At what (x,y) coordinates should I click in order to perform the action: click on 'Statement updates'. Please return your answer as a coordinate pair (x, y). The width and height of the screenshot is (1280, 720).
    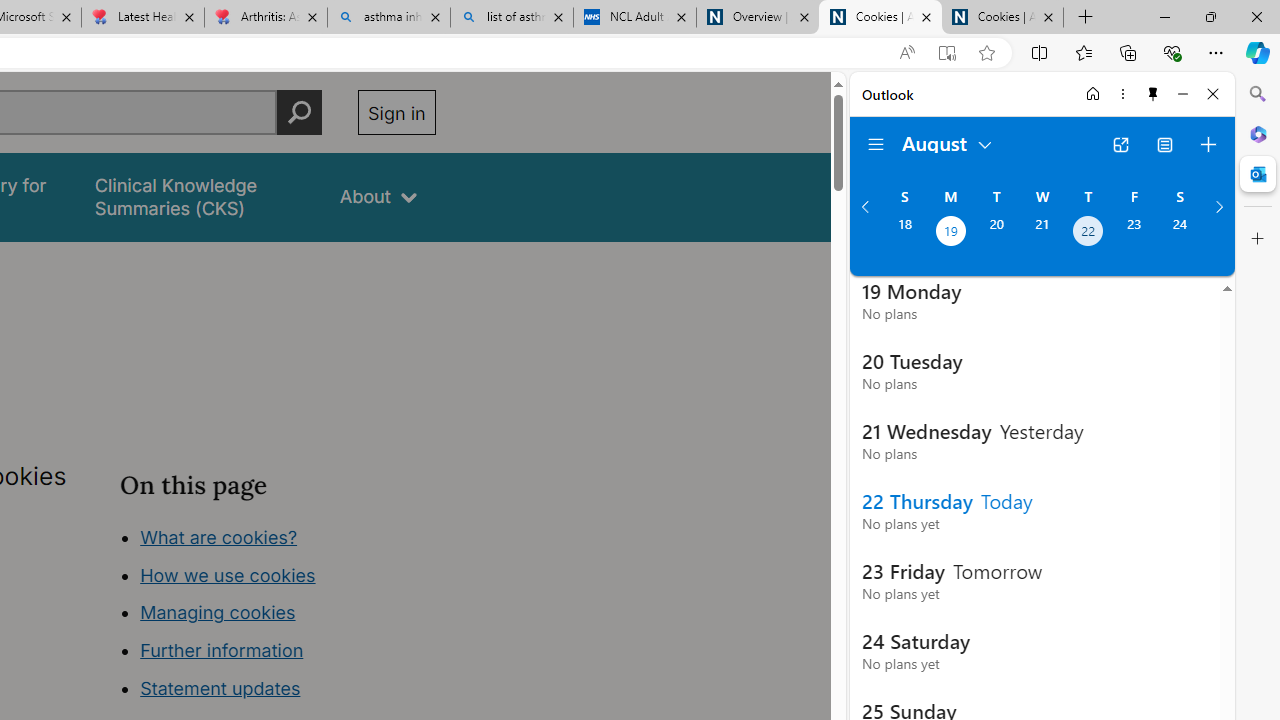
    Looking at the image, I should click on (220, 688).